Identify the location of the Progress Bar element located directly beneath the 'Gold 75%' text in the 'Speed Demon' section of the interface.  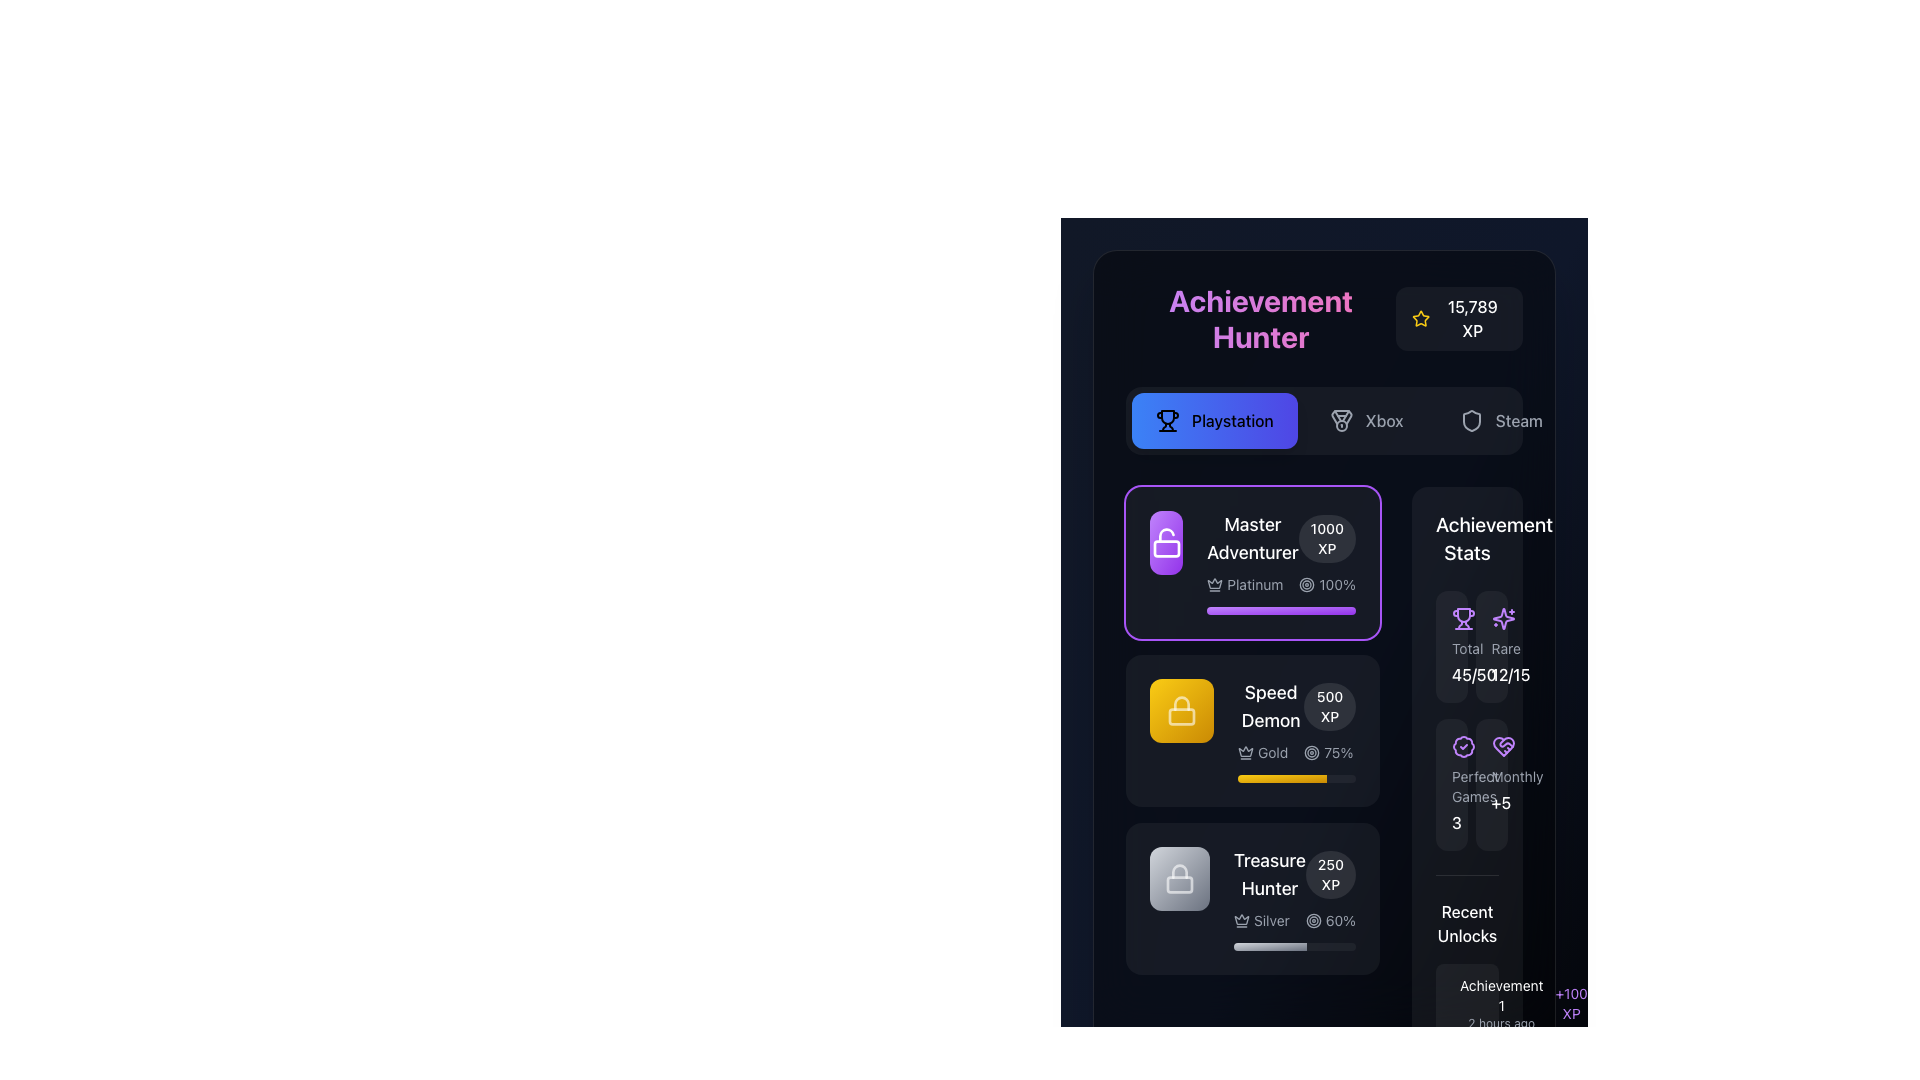
(1296, 778).